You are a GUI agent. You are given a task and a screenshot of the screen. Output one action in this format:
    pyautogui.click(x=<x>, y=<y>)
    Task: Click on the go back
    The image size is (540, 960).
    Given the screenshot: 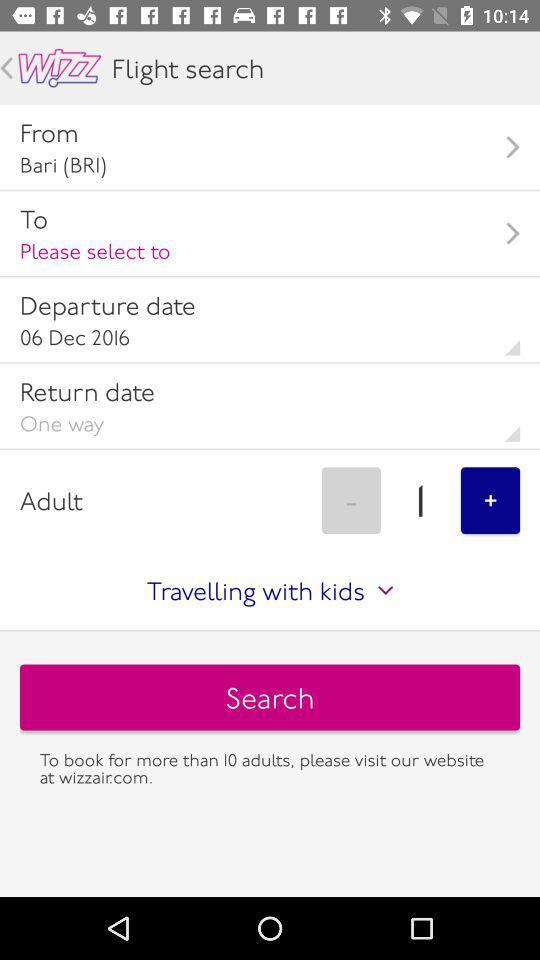 What is the action you would take?
    pyautogui.click(x=59, y=68)
    